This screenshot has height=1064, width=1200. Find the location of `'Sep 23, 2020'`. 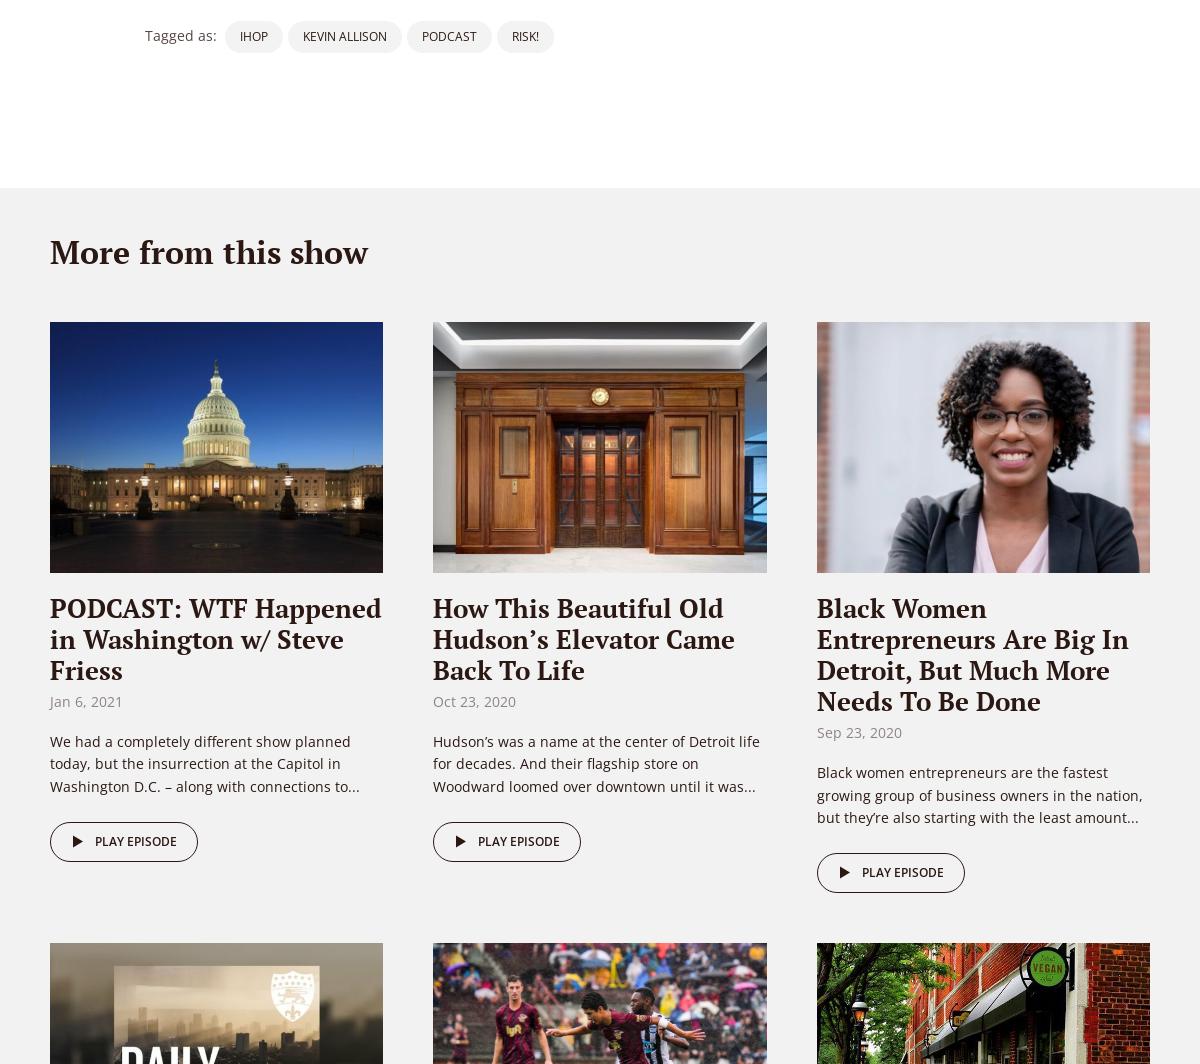

'Sep 23, 2020' is located at coordinates (857, 732).